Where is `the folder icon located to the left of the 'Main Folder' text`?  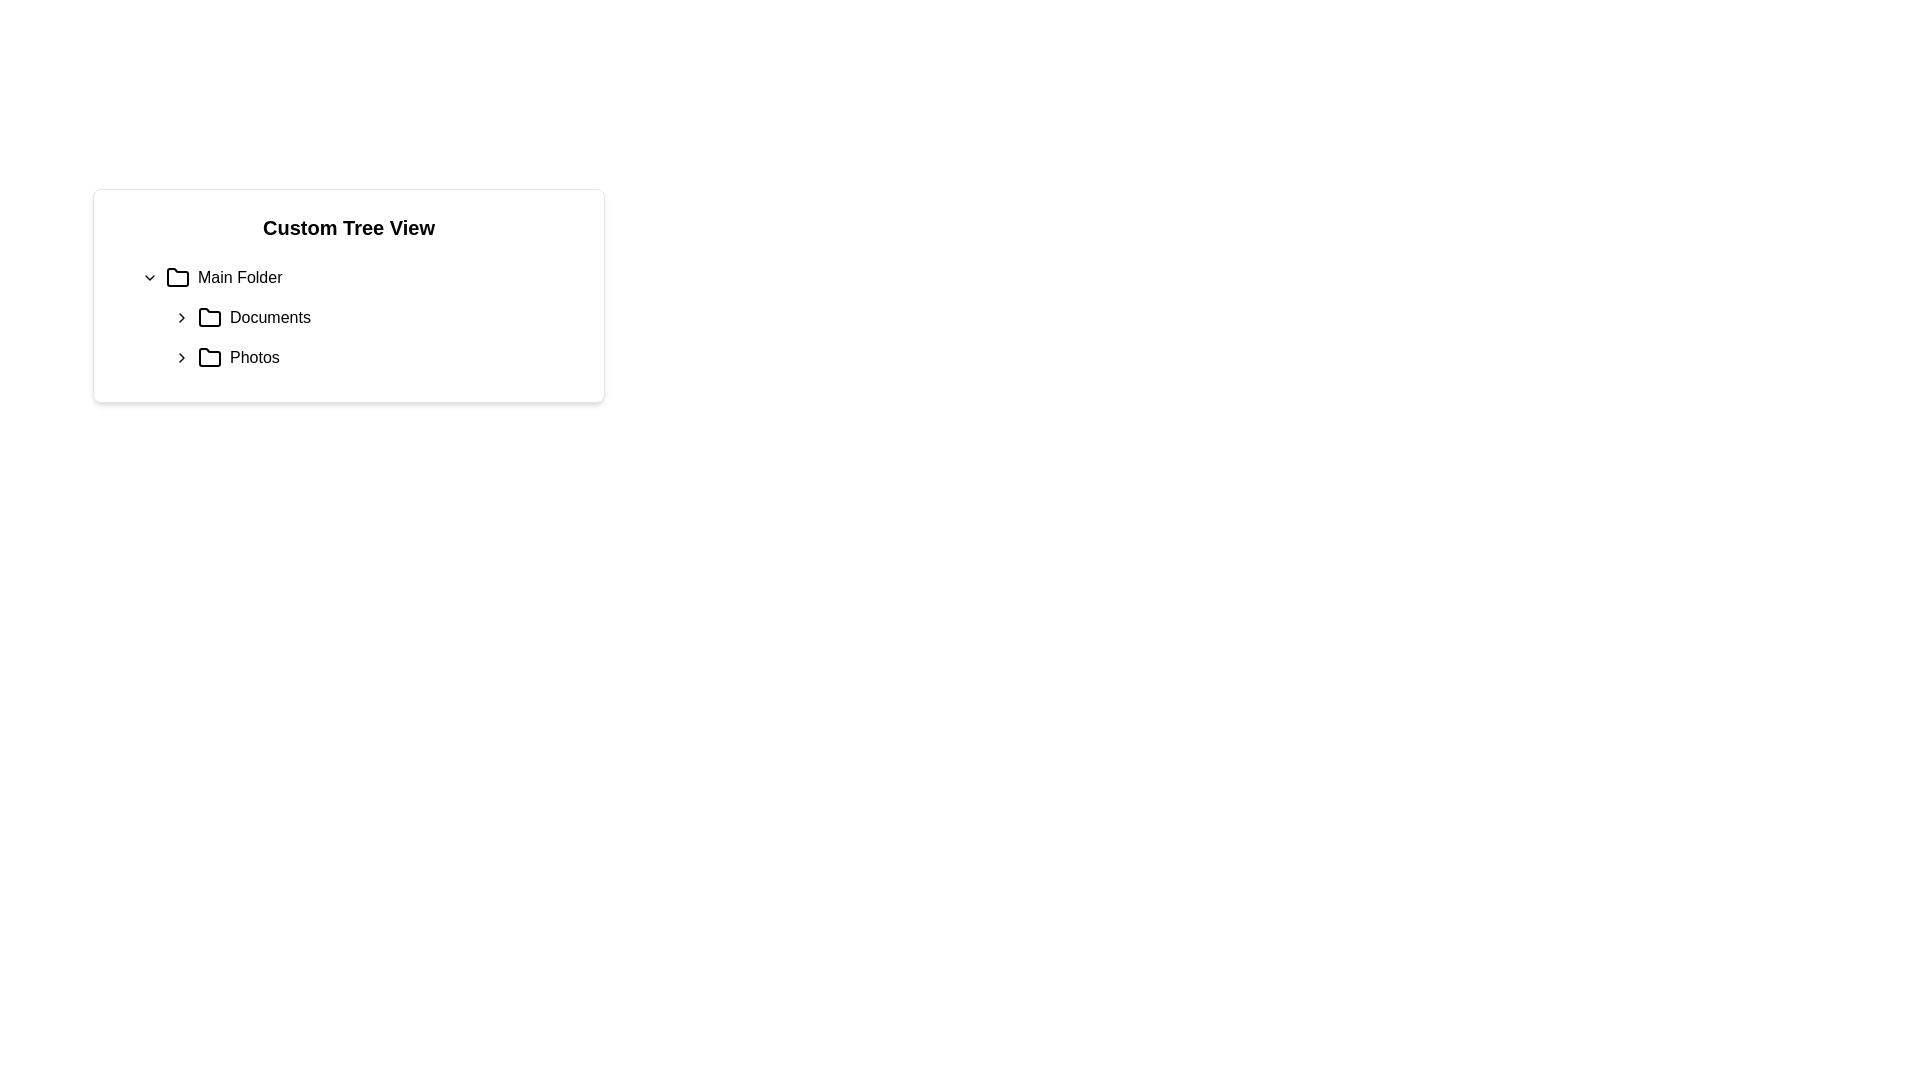
the folder icon located to the left of the 'Main Folder' text is located at coordinates (177, 277).